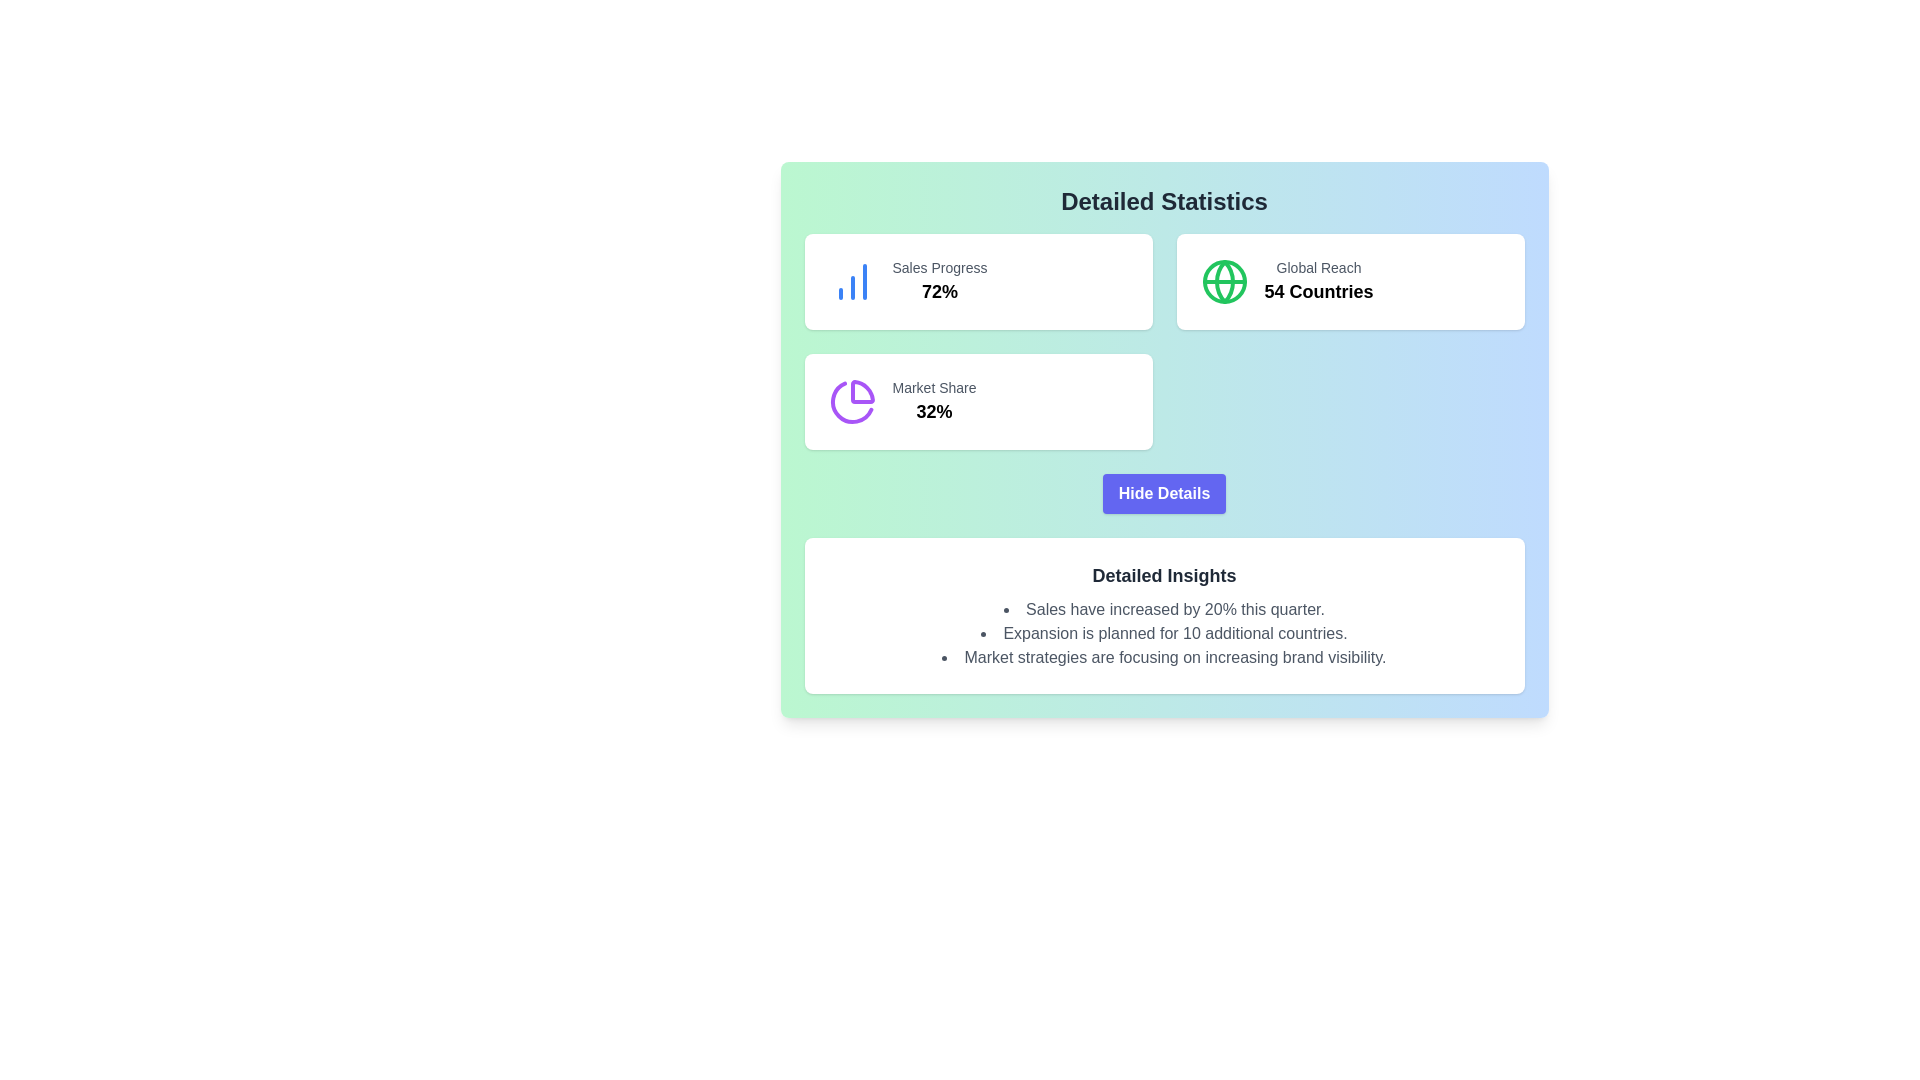 The height and width of the screenshot is (1080, 1920). What do you see at coordinates (933, 388) in the screenshot?
I see `the text label that indicates 'Market Share' and displays the percentage '32%', located within a card area with a purple pie chart icon` at bounding box center [933, 388].